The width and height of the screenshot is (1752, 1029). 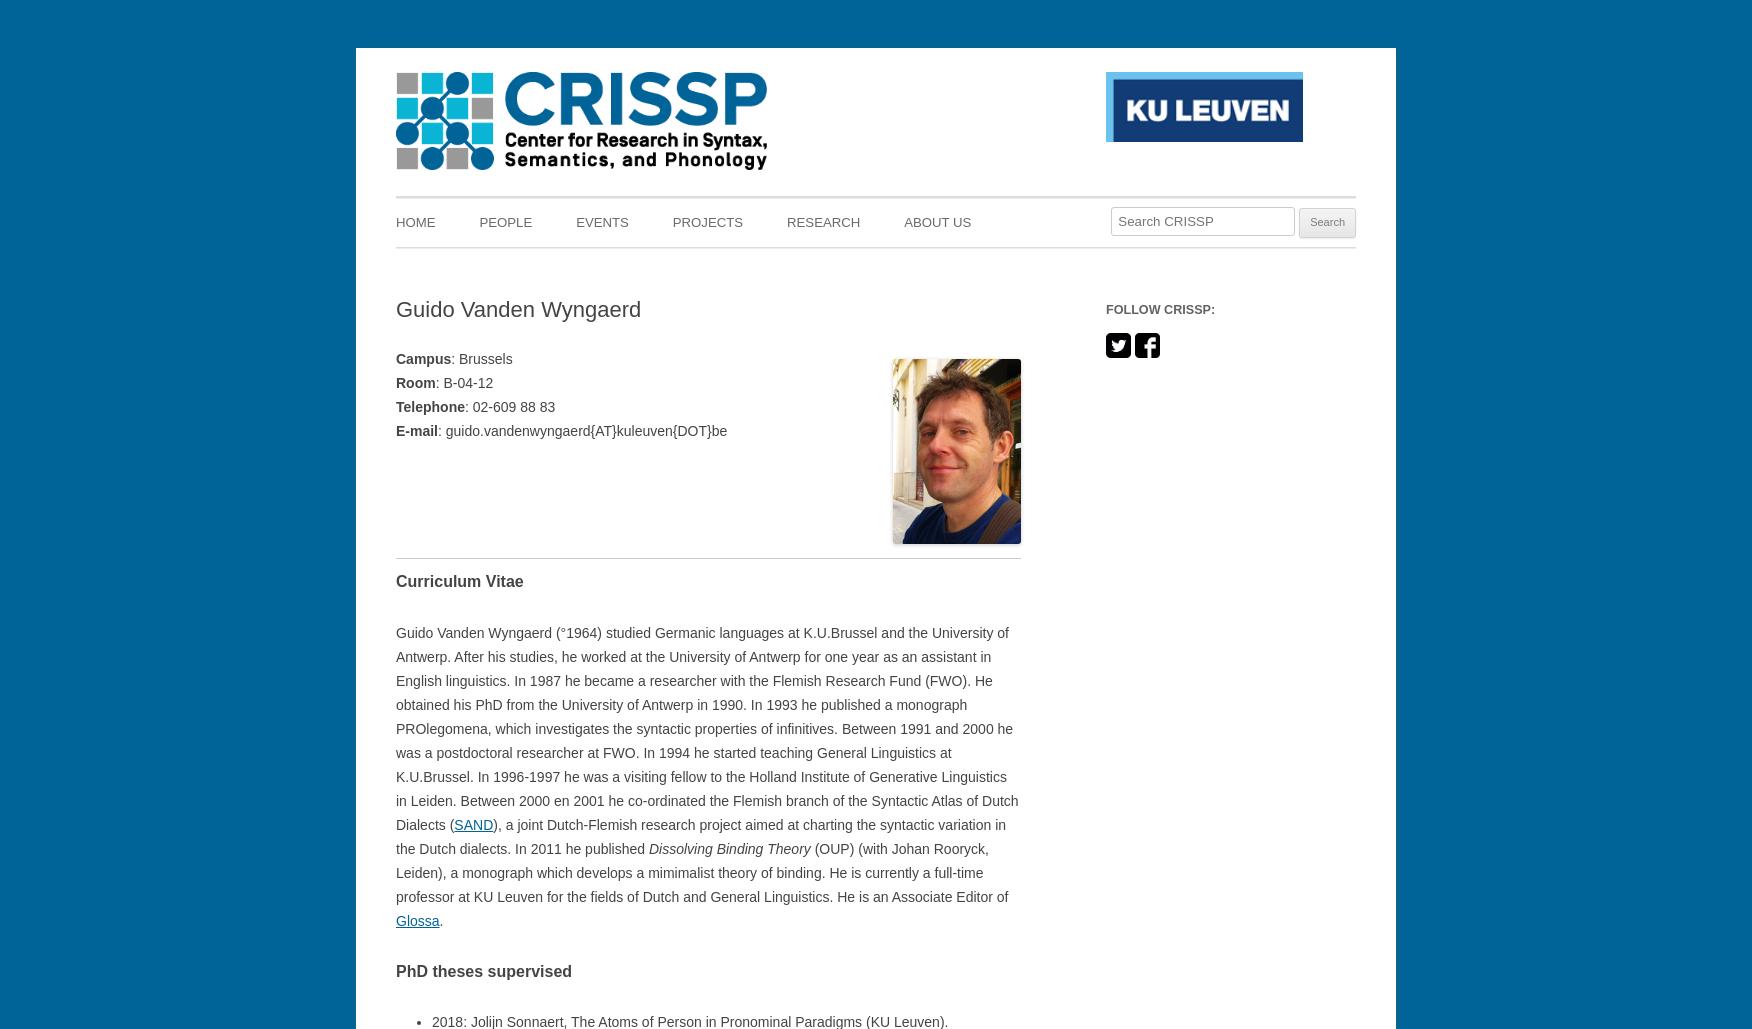 What do you see at coordinates (414, 381) in the screenshot?
I see `'Room'` at bounding box center [414, 381].